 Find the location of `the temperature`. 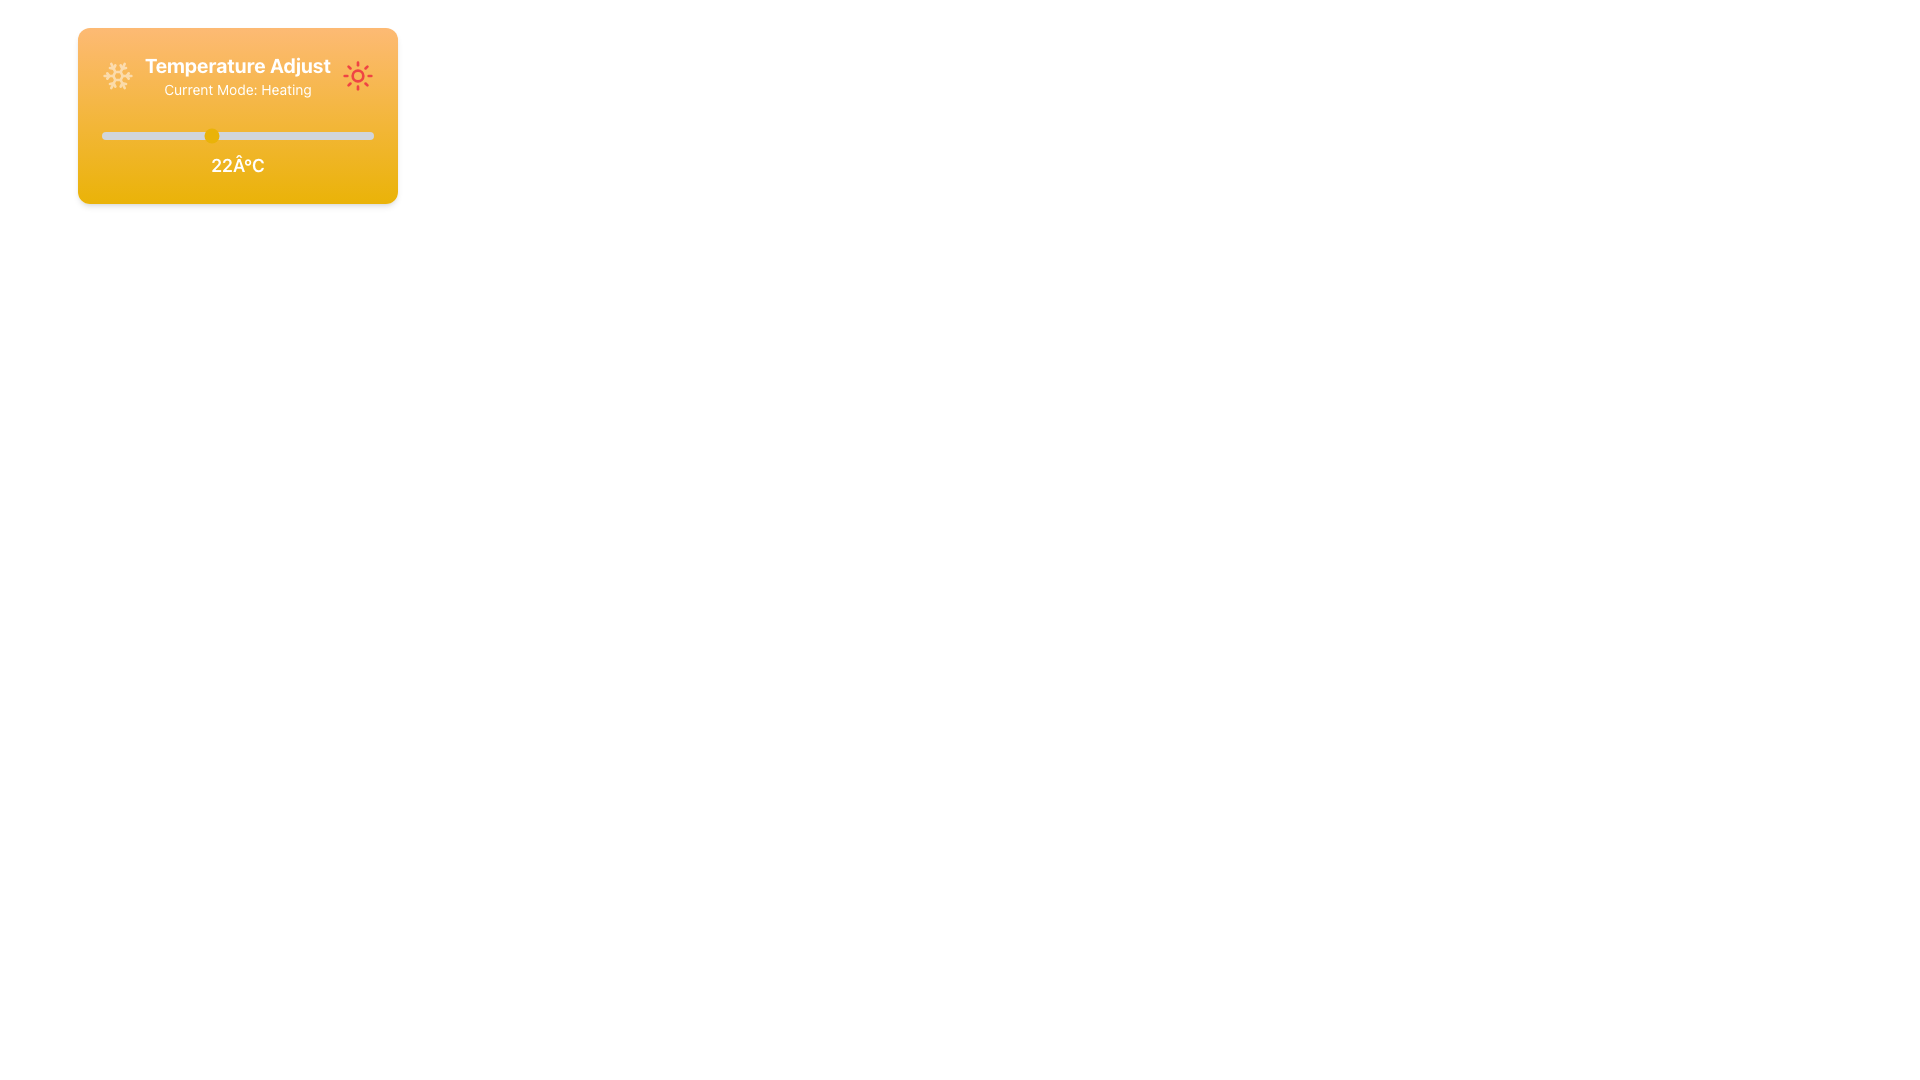

the temperature is located at coordinates (309, 135).